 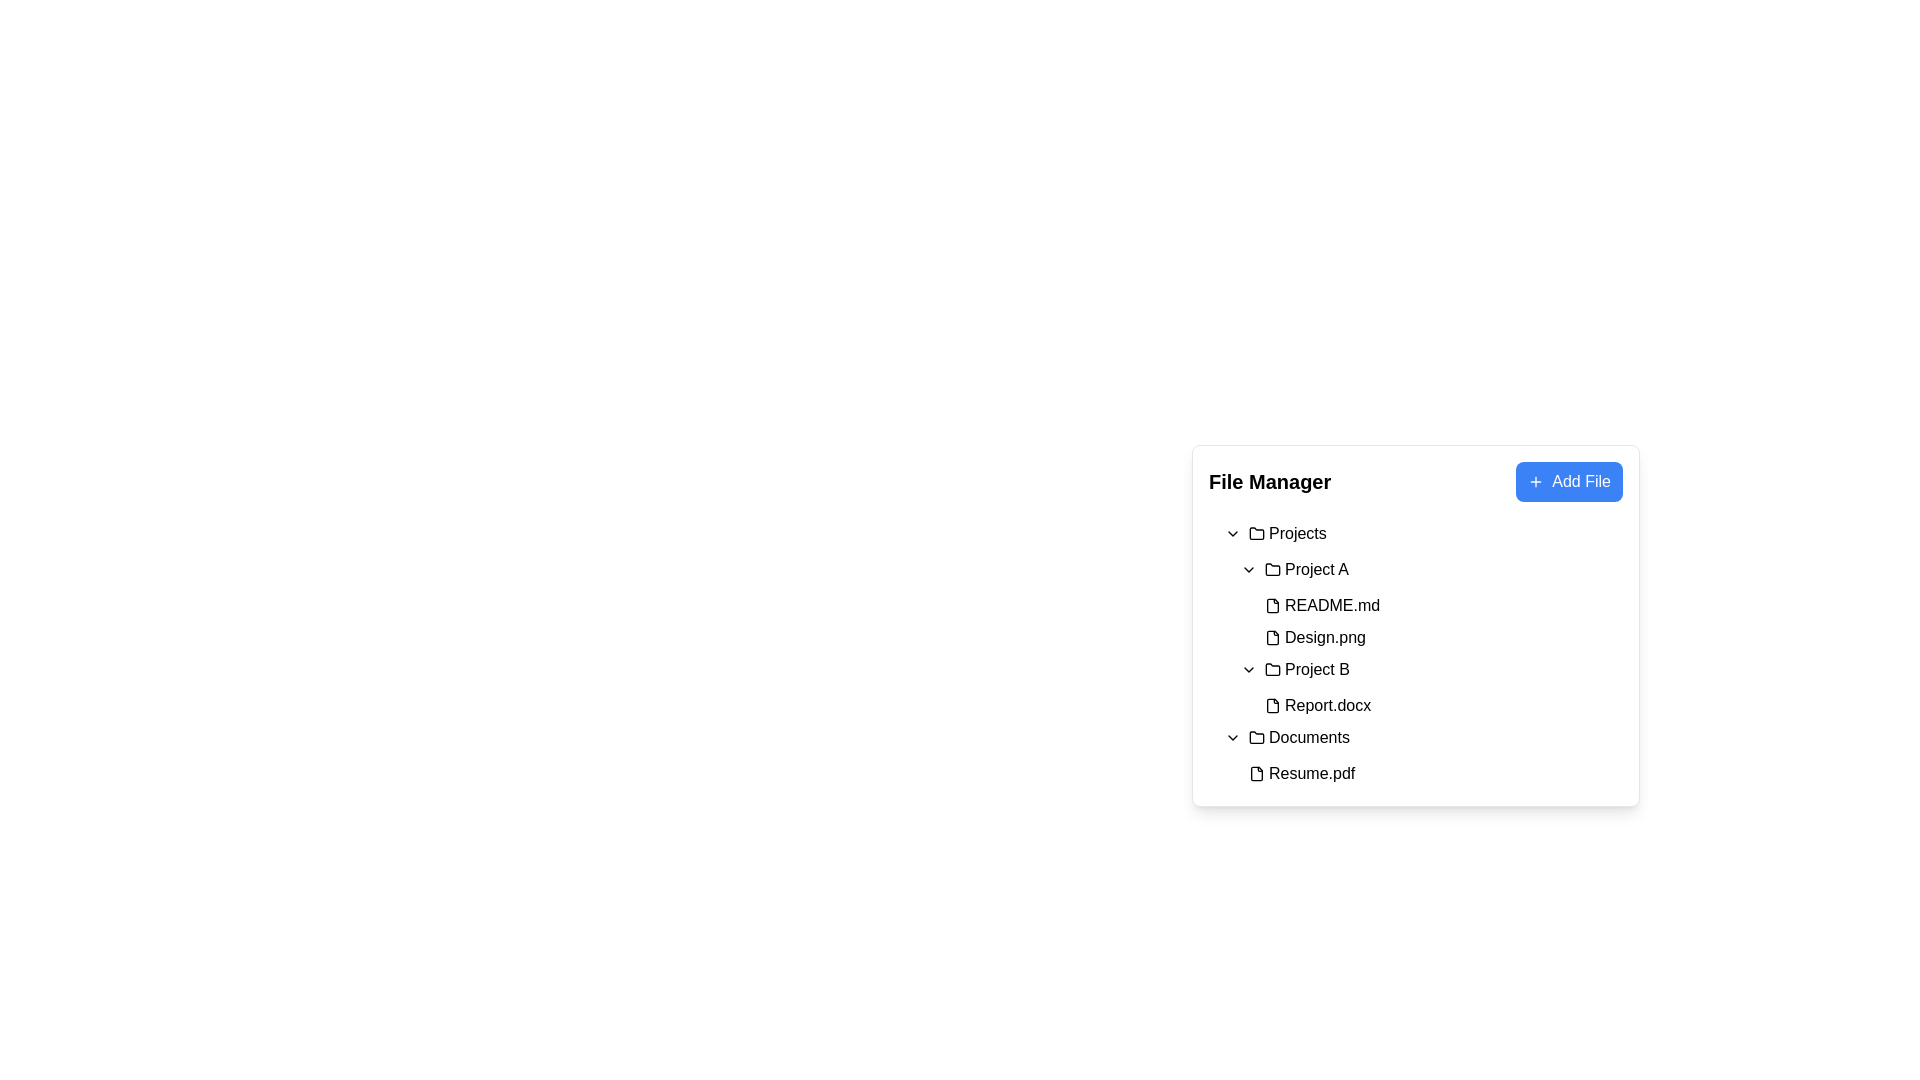 I want to click on the 'README.md' file entry item in the 'Project A' folder, so click(x=1440, y=604).